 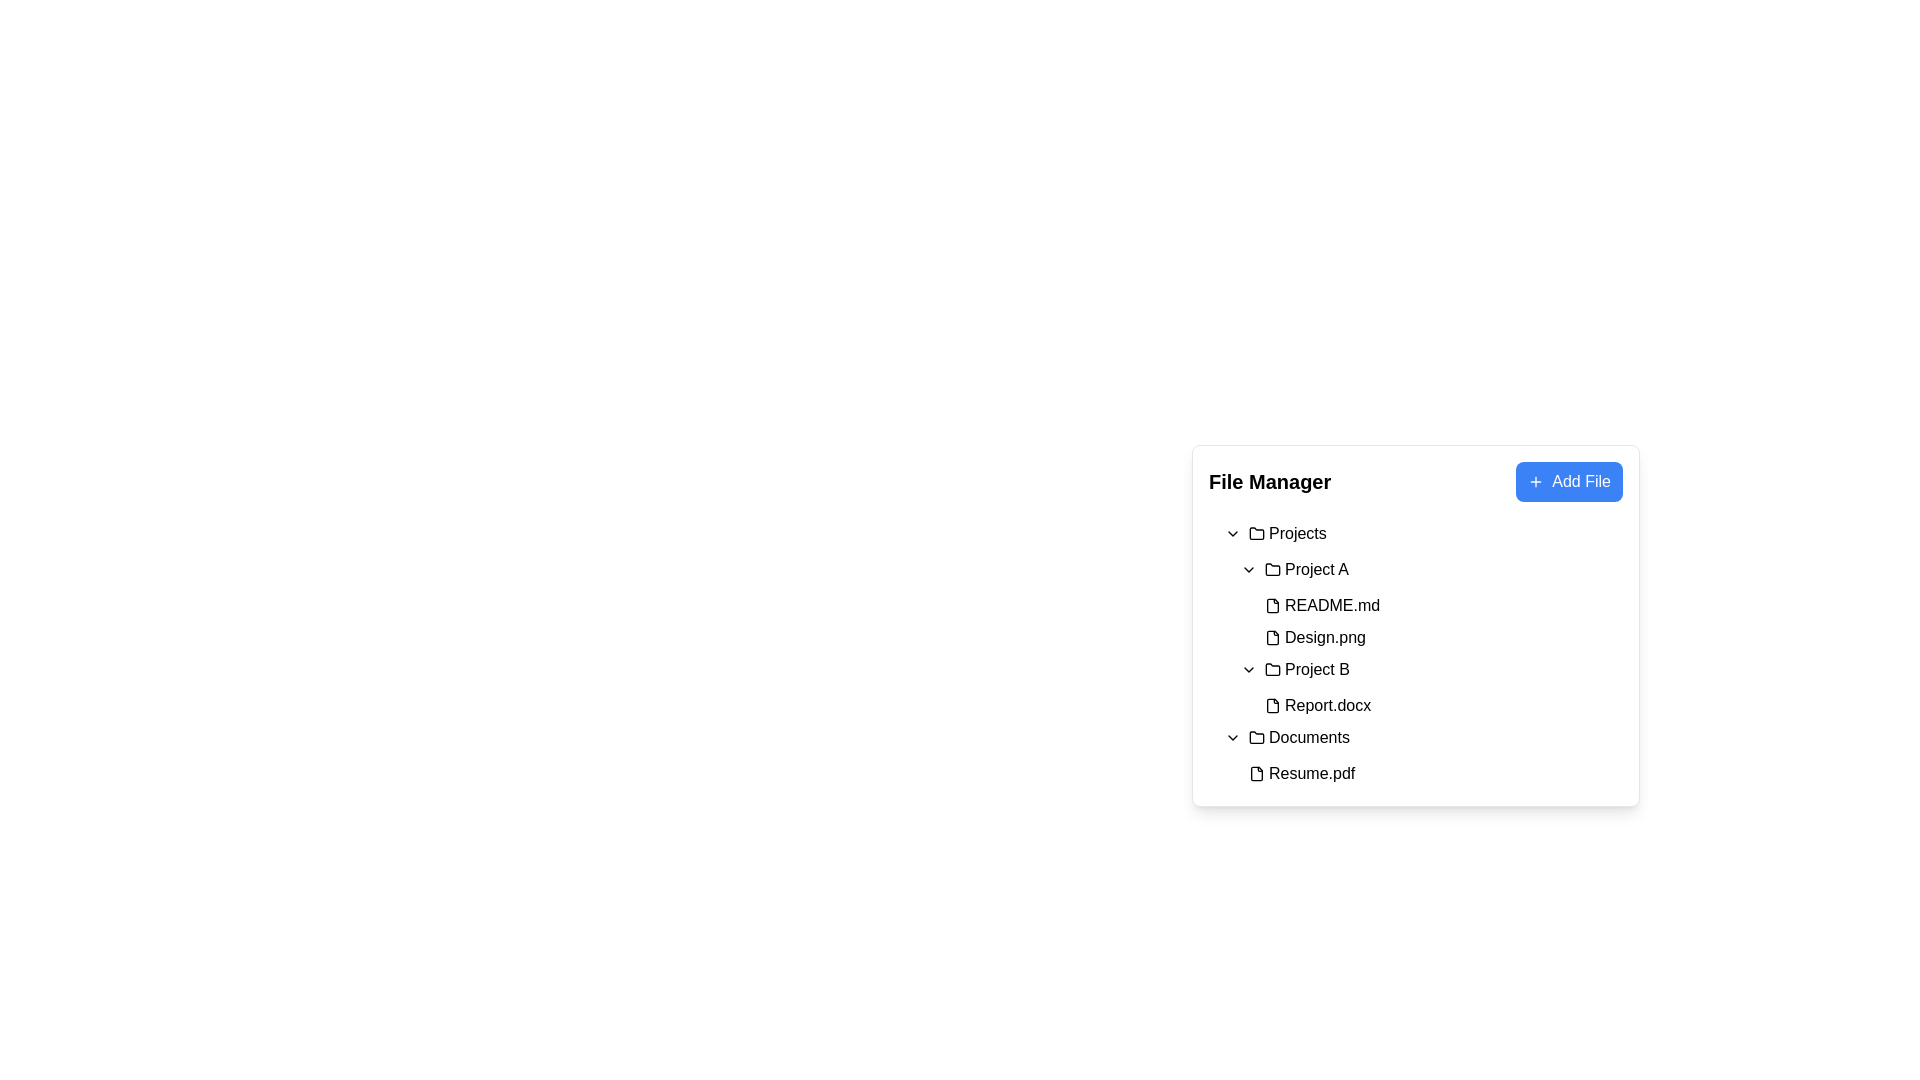 I want to click on the 'README.md' file entry item in the 'Project A' folder, so click(x=1440, y=604).